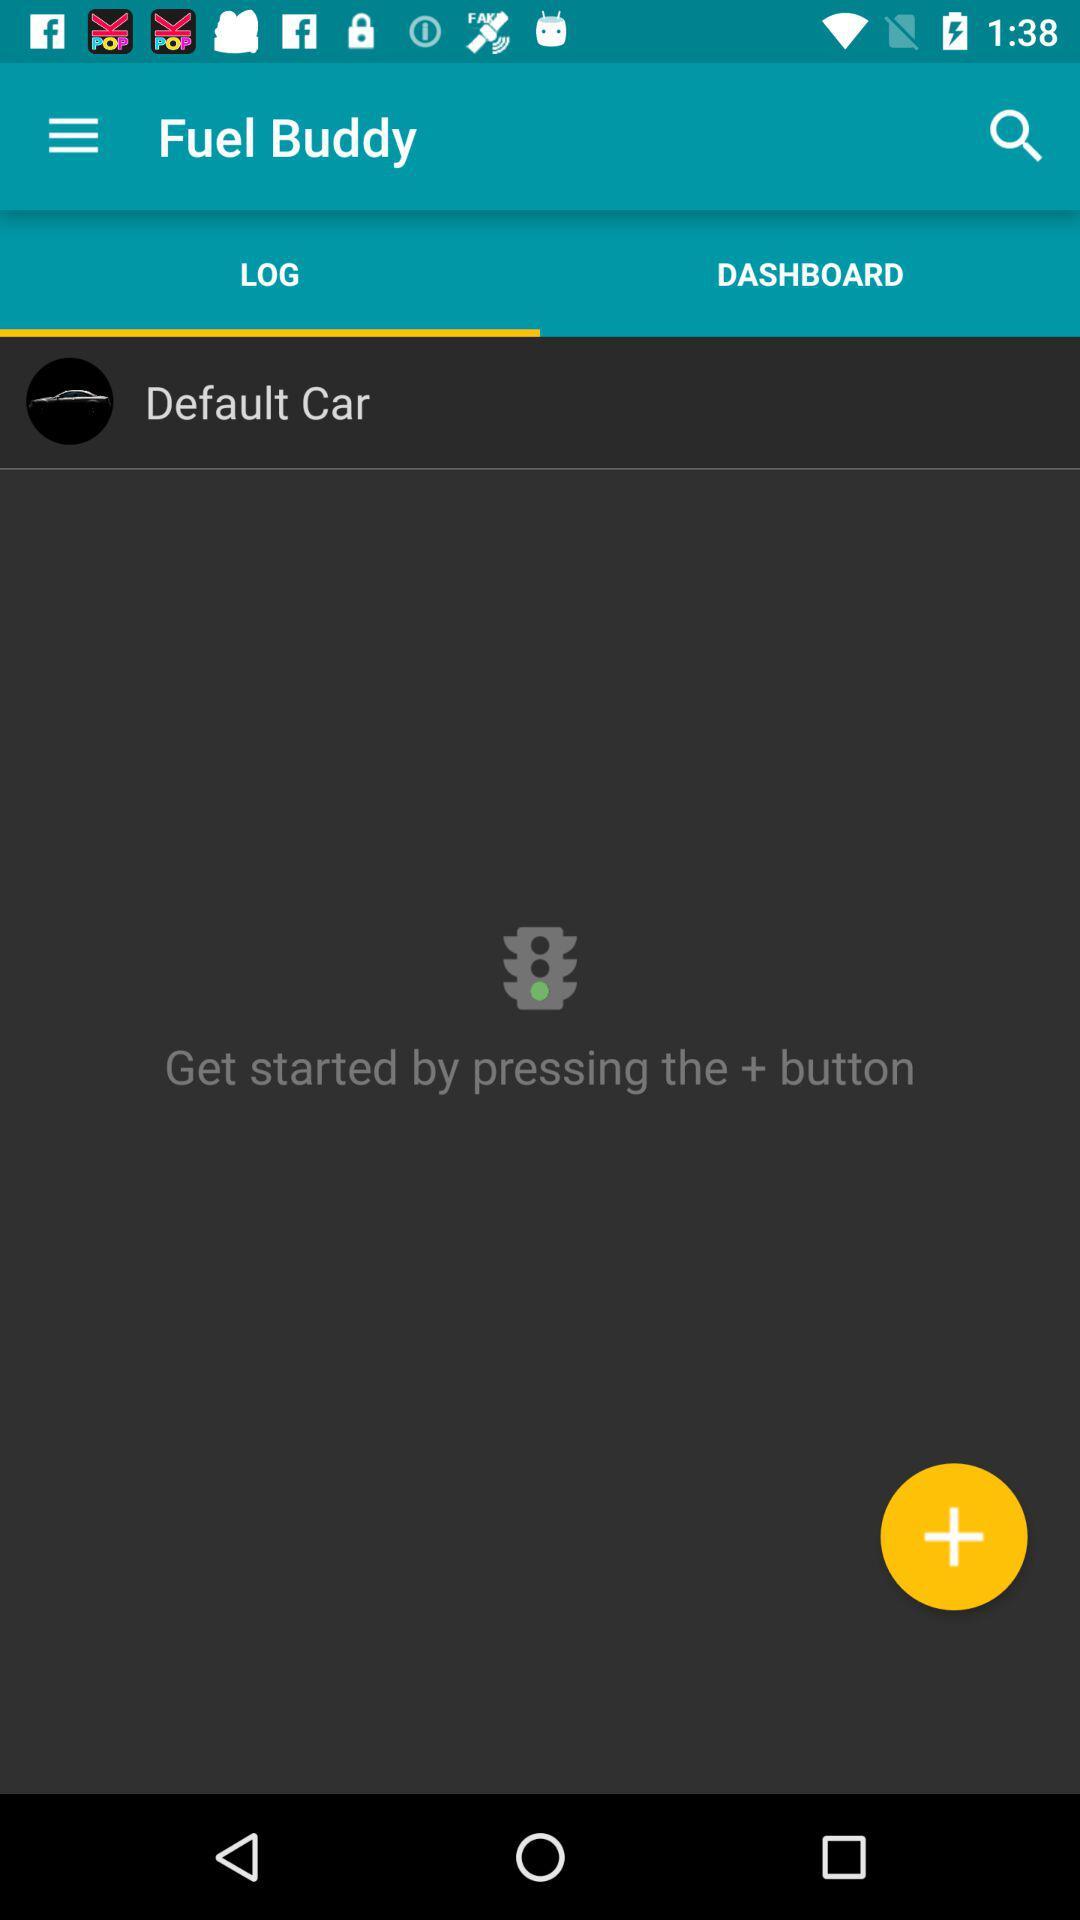  I want to click on the item above the default car icon, so click(270, 272).